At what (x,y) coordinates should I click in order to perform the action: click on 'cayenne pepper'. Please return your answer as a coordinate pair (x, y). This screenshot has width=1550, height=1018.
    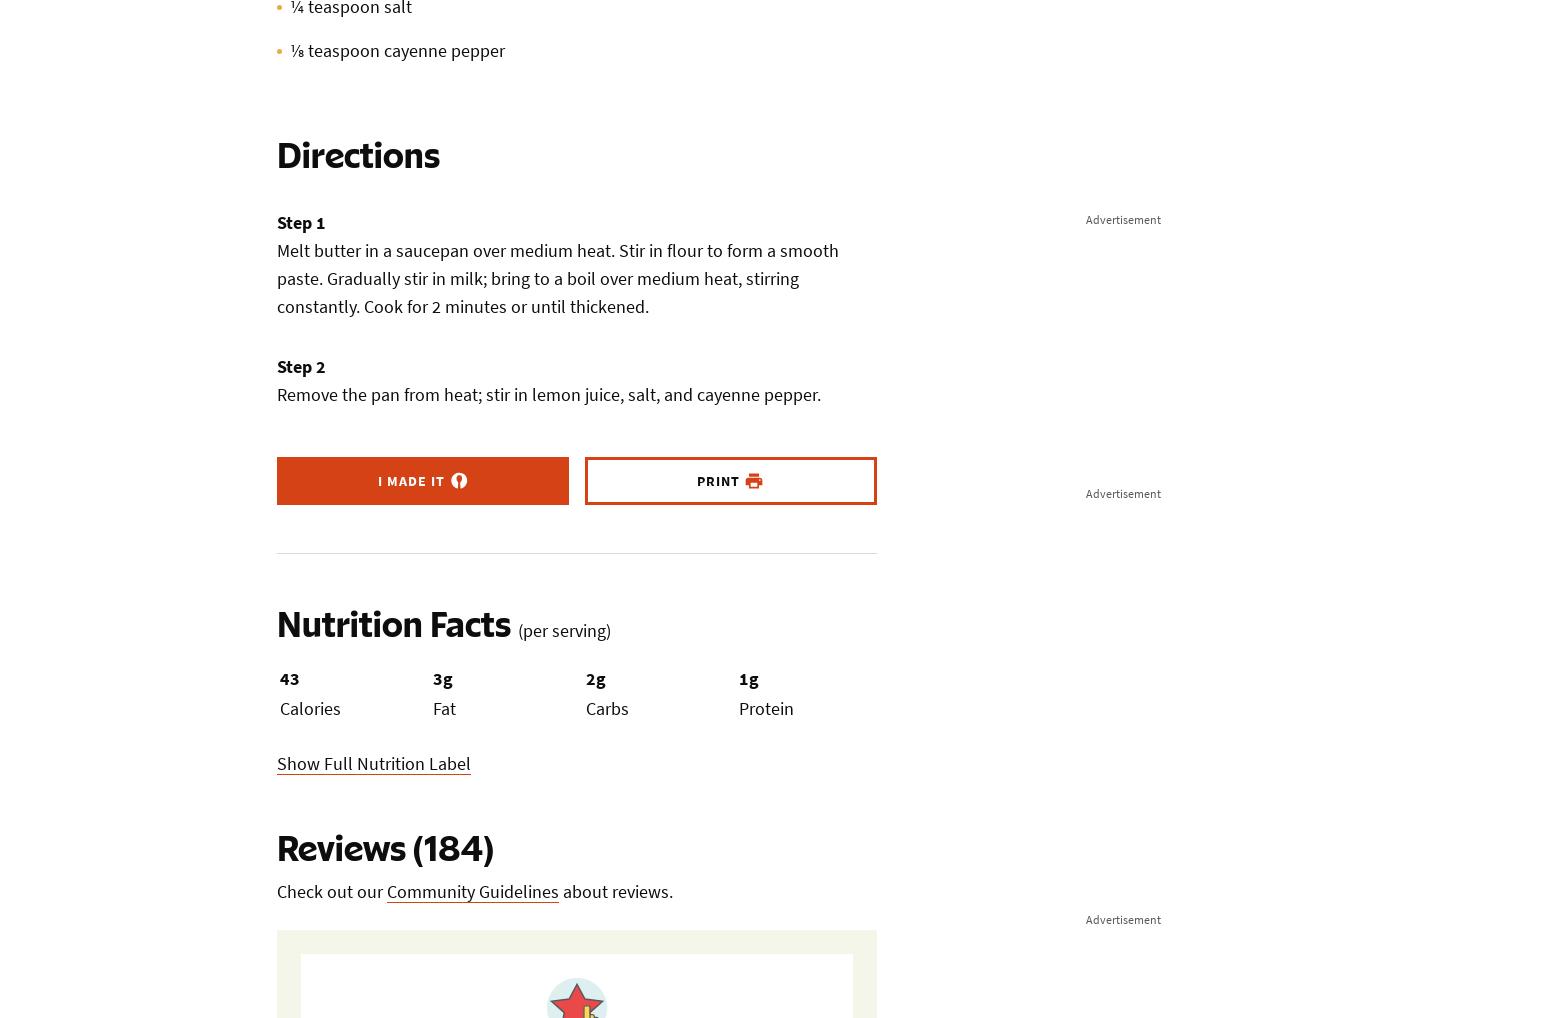
    Looking at the image, I should click on (382, 49).